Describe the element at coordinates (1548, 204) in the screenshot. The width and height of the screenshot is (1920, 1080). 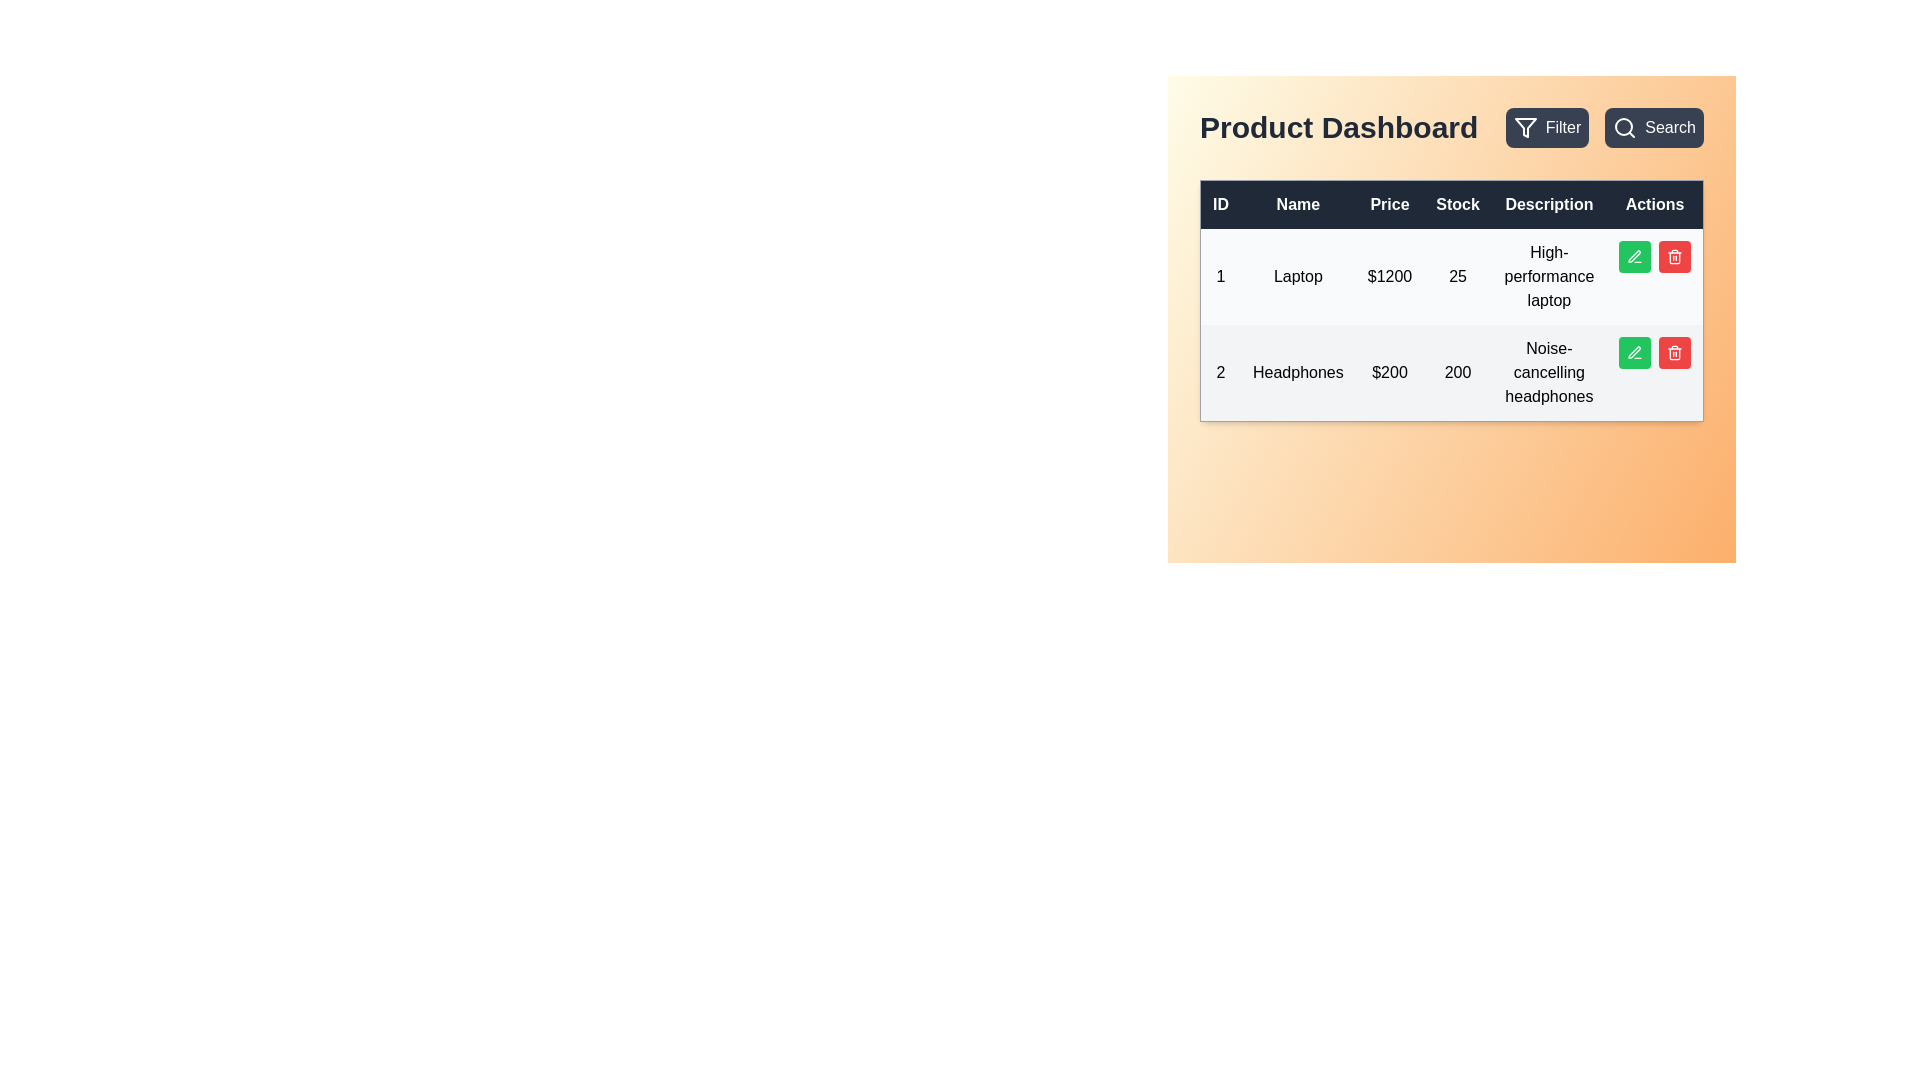
I see `the Text label in the fifth column of the header row, which indicates that the column below it will provide descriptions of the listed items, located between the 'Stock' and 'Actions' columns` at that location.